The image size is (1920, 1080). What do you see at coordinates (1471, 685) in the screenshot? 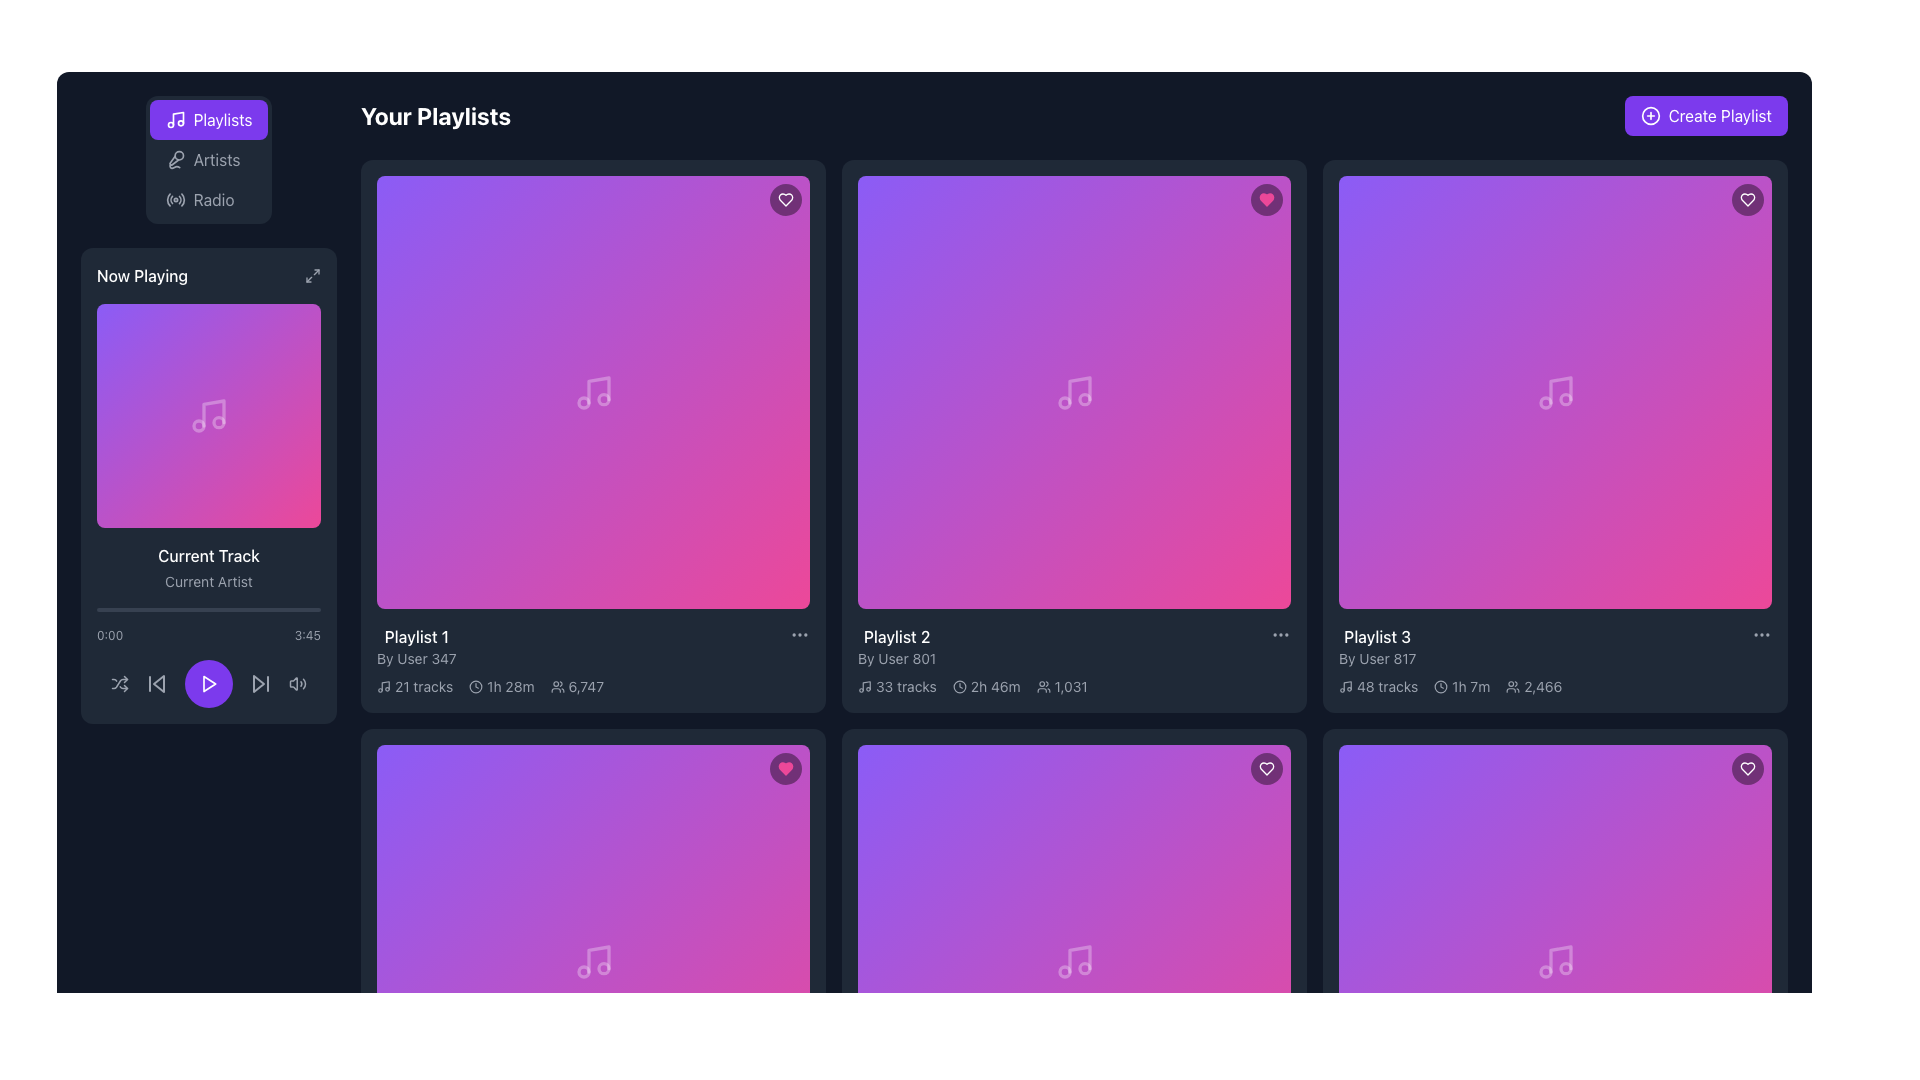
I see `the static text label displaying the duration of 'Playlist 3', located at the bottom-right corner next to a clock icon` at bounding box center [1471, 685].